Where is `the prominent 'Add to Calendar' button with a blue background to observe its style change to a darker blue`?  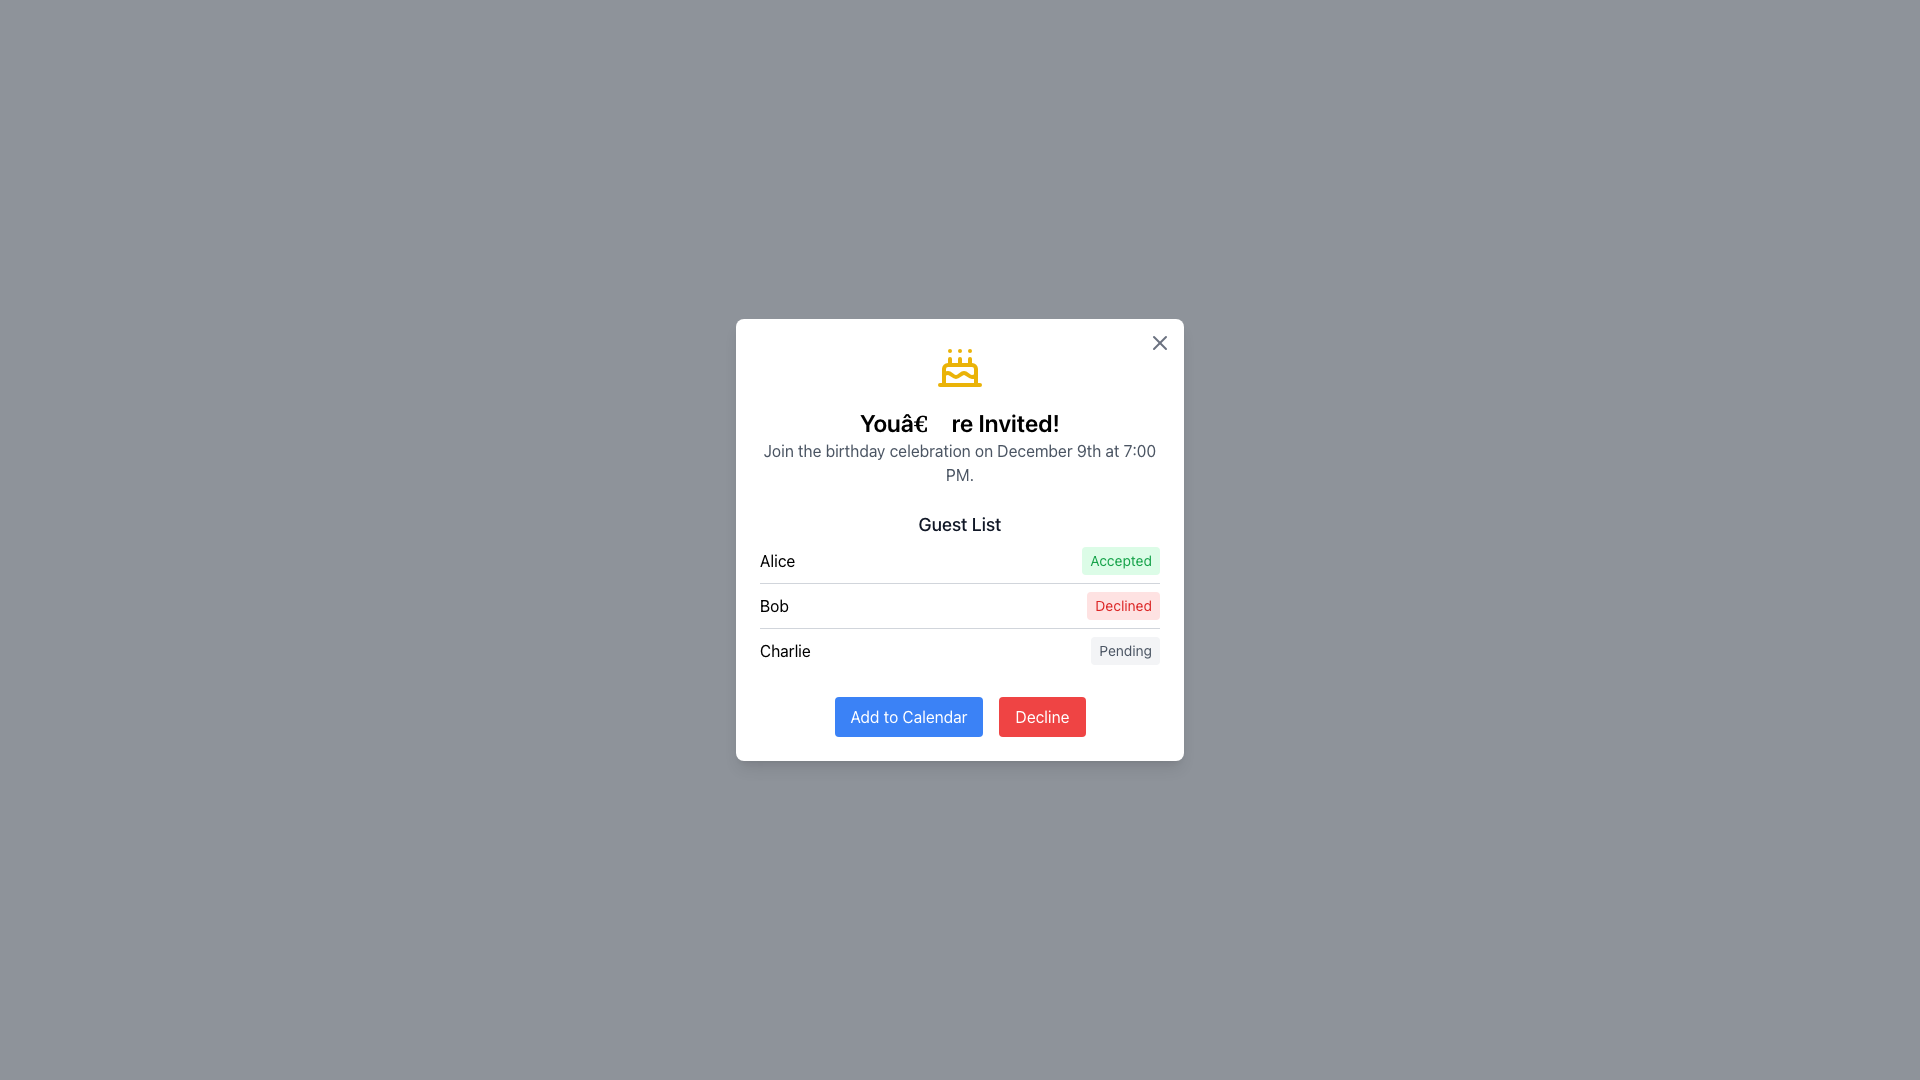
the prominent 'Add to Calendar' button with a blue background to observe its style change to a darker blue is located at coordinates (907, 716).